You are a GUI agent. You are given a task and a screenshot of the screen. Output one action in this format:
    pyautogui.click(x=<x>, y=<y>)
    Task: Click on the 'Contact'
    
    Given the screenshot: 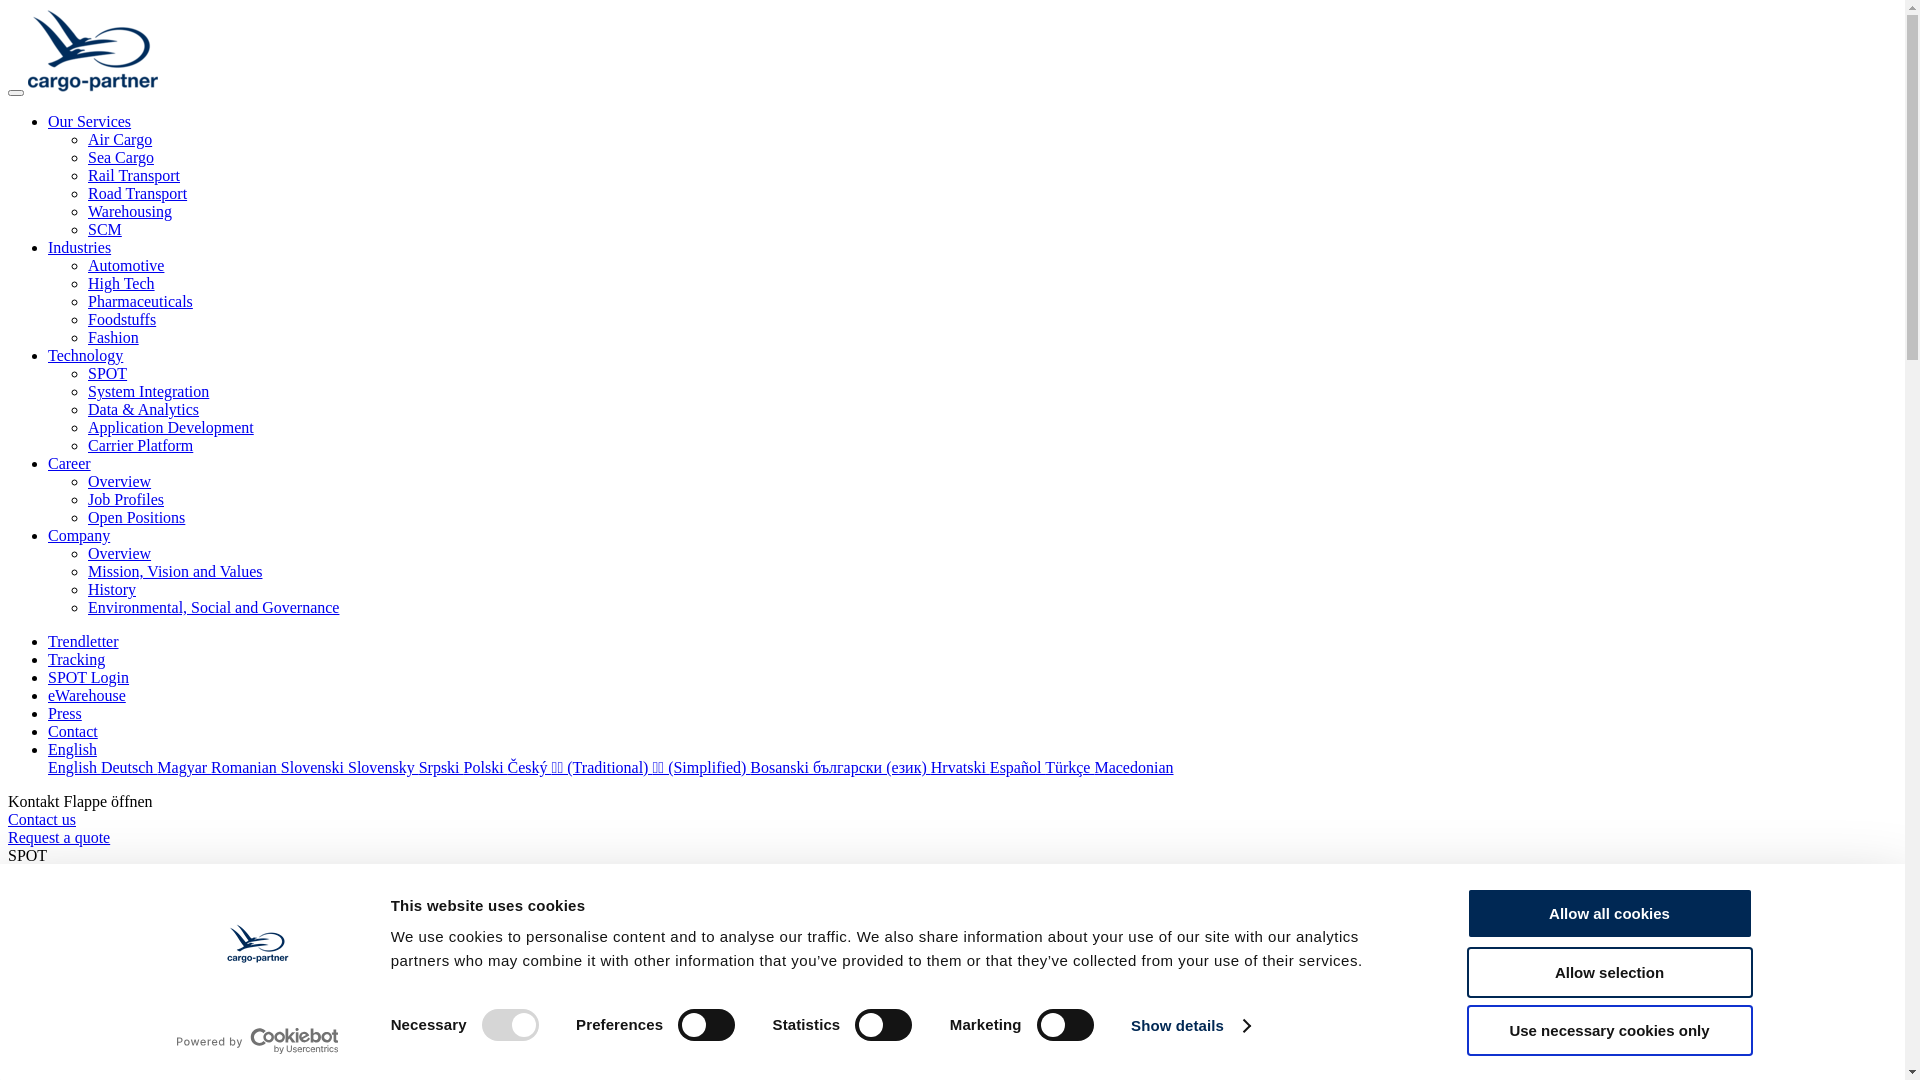 What is the action you would take?
    pyautogui.click(x=72, y=731)
    